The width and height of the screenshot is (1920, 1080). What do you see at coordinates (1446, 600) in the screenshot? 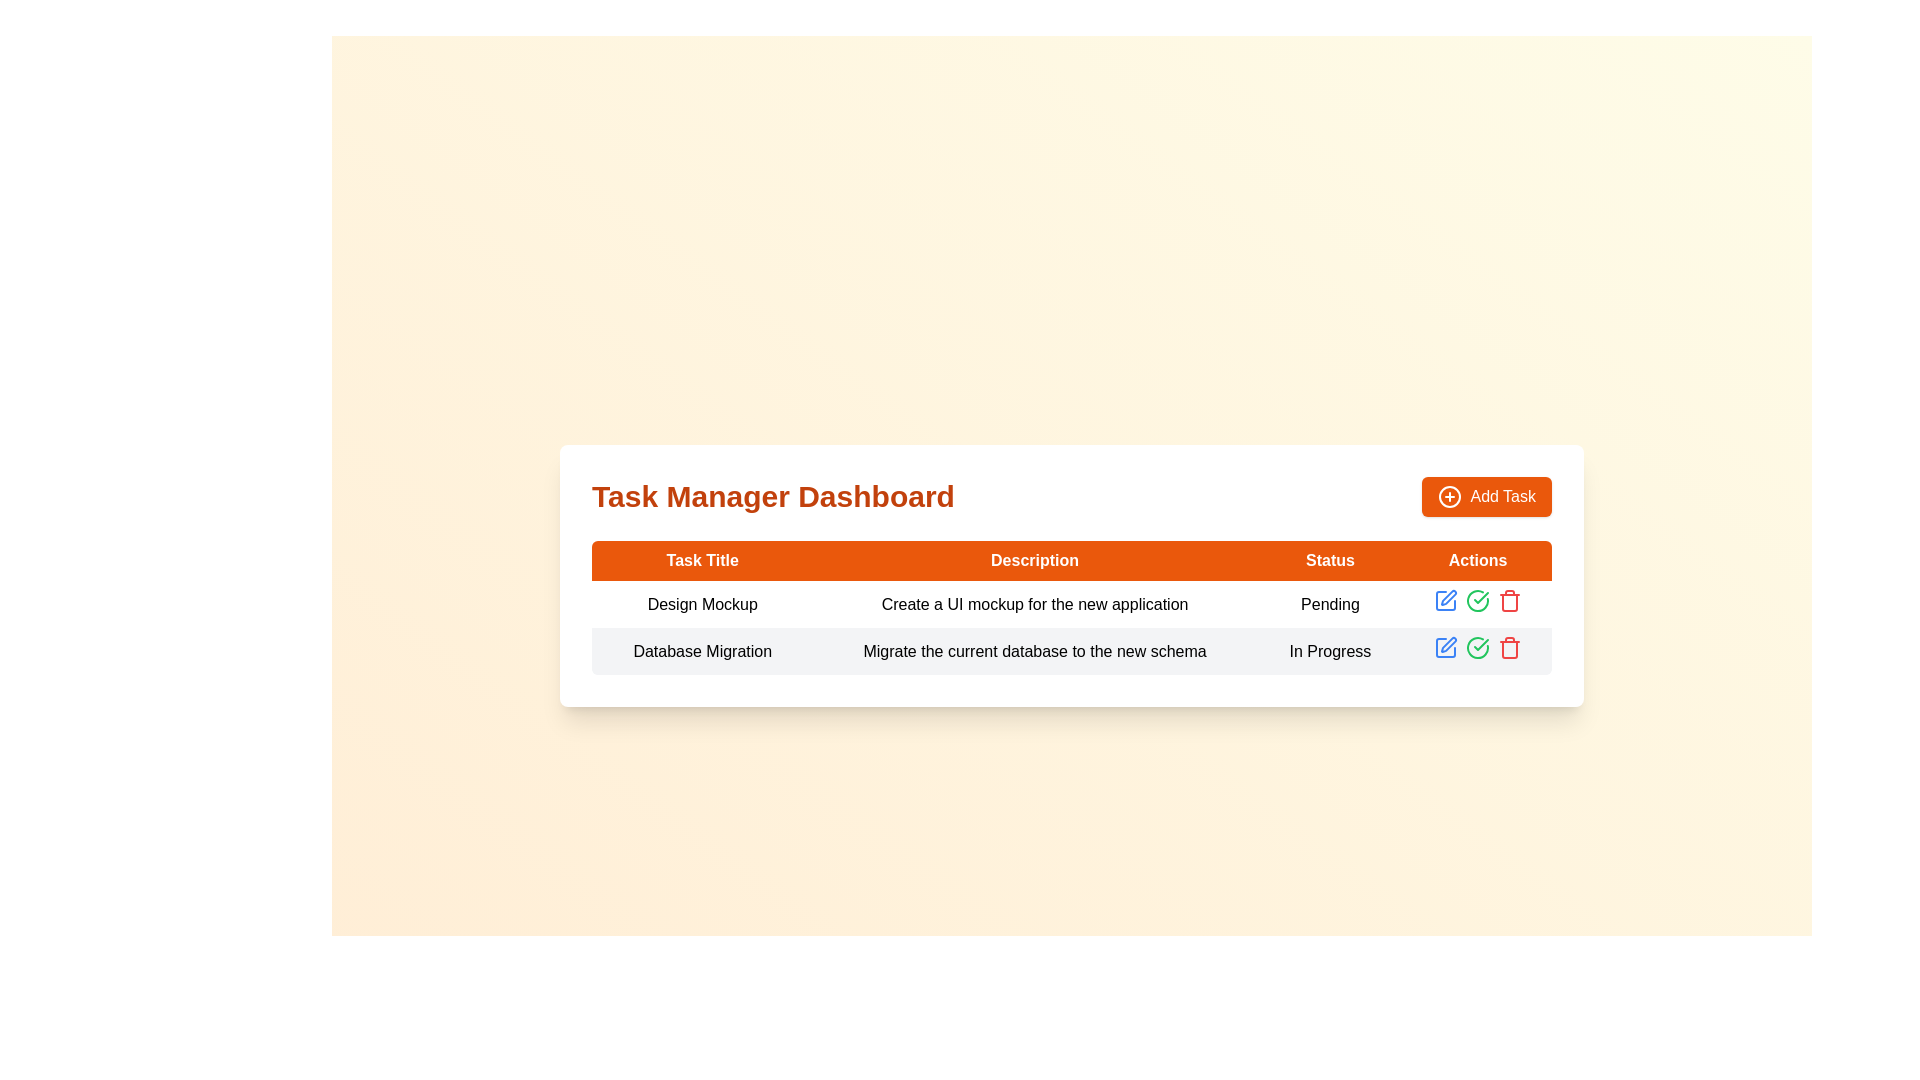
I see `the top boundary line of the square or rectangular icon in the 'Actions' column of the 'Database Migration' row in the task manager table` at bounding box center [1446, 600].